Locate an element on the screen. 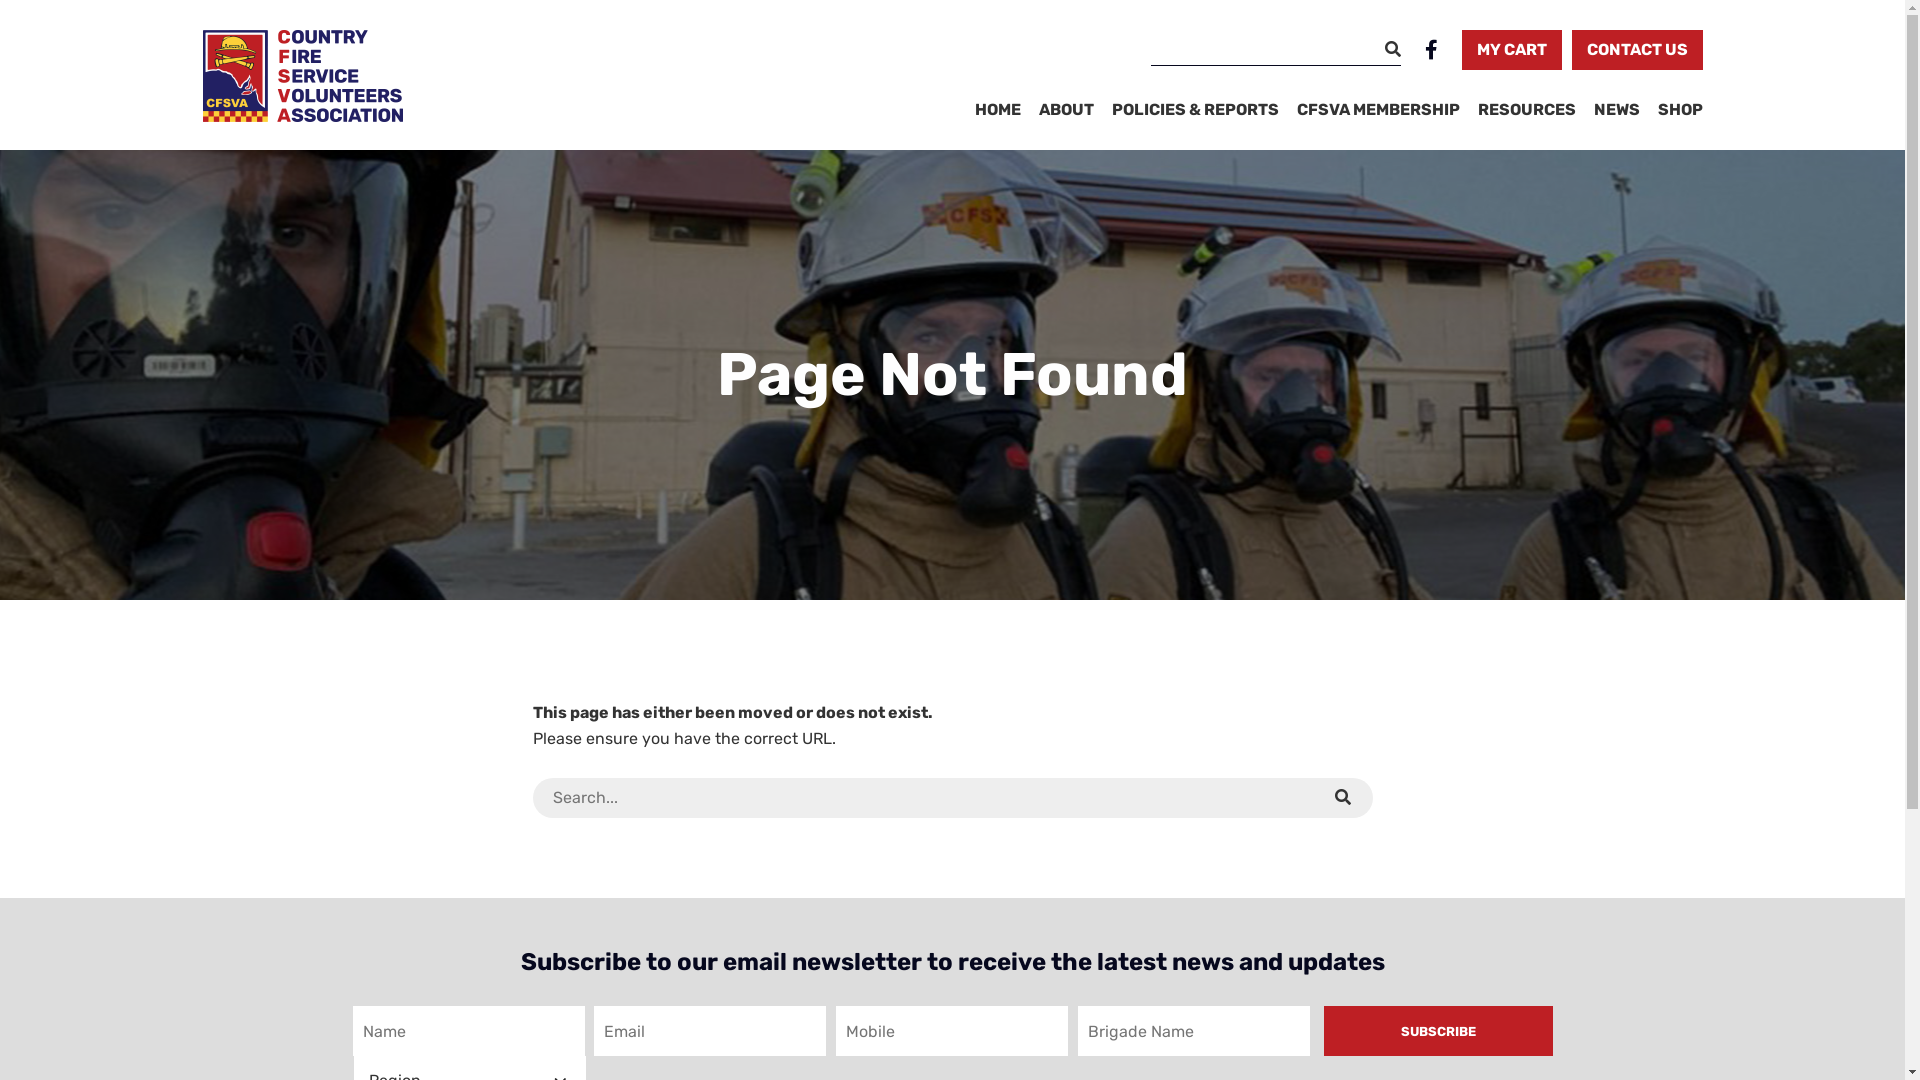 This screenshot has width=1920, height=1080. 'RESOURCES' is located at coordinates (1525, 109).